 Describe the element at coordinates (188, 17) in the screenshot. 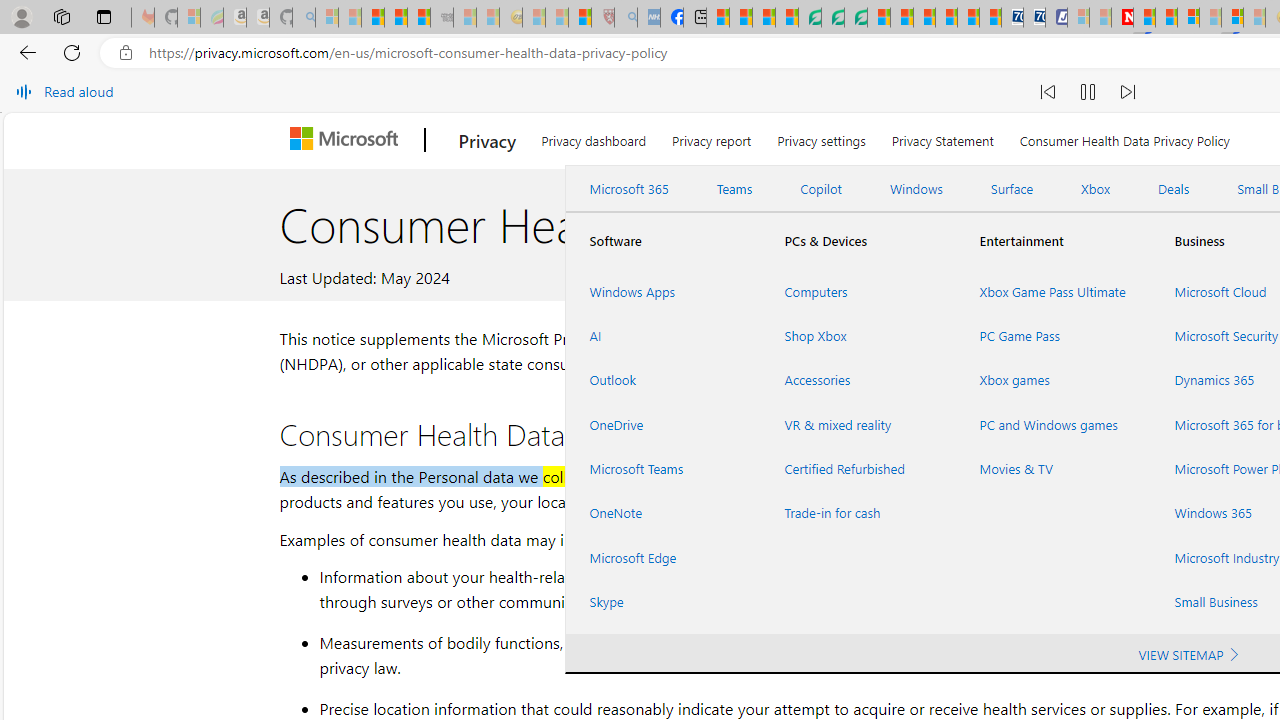

I see `'Microsoft-Report a Concern to Bing - Sleeping'` at that location.